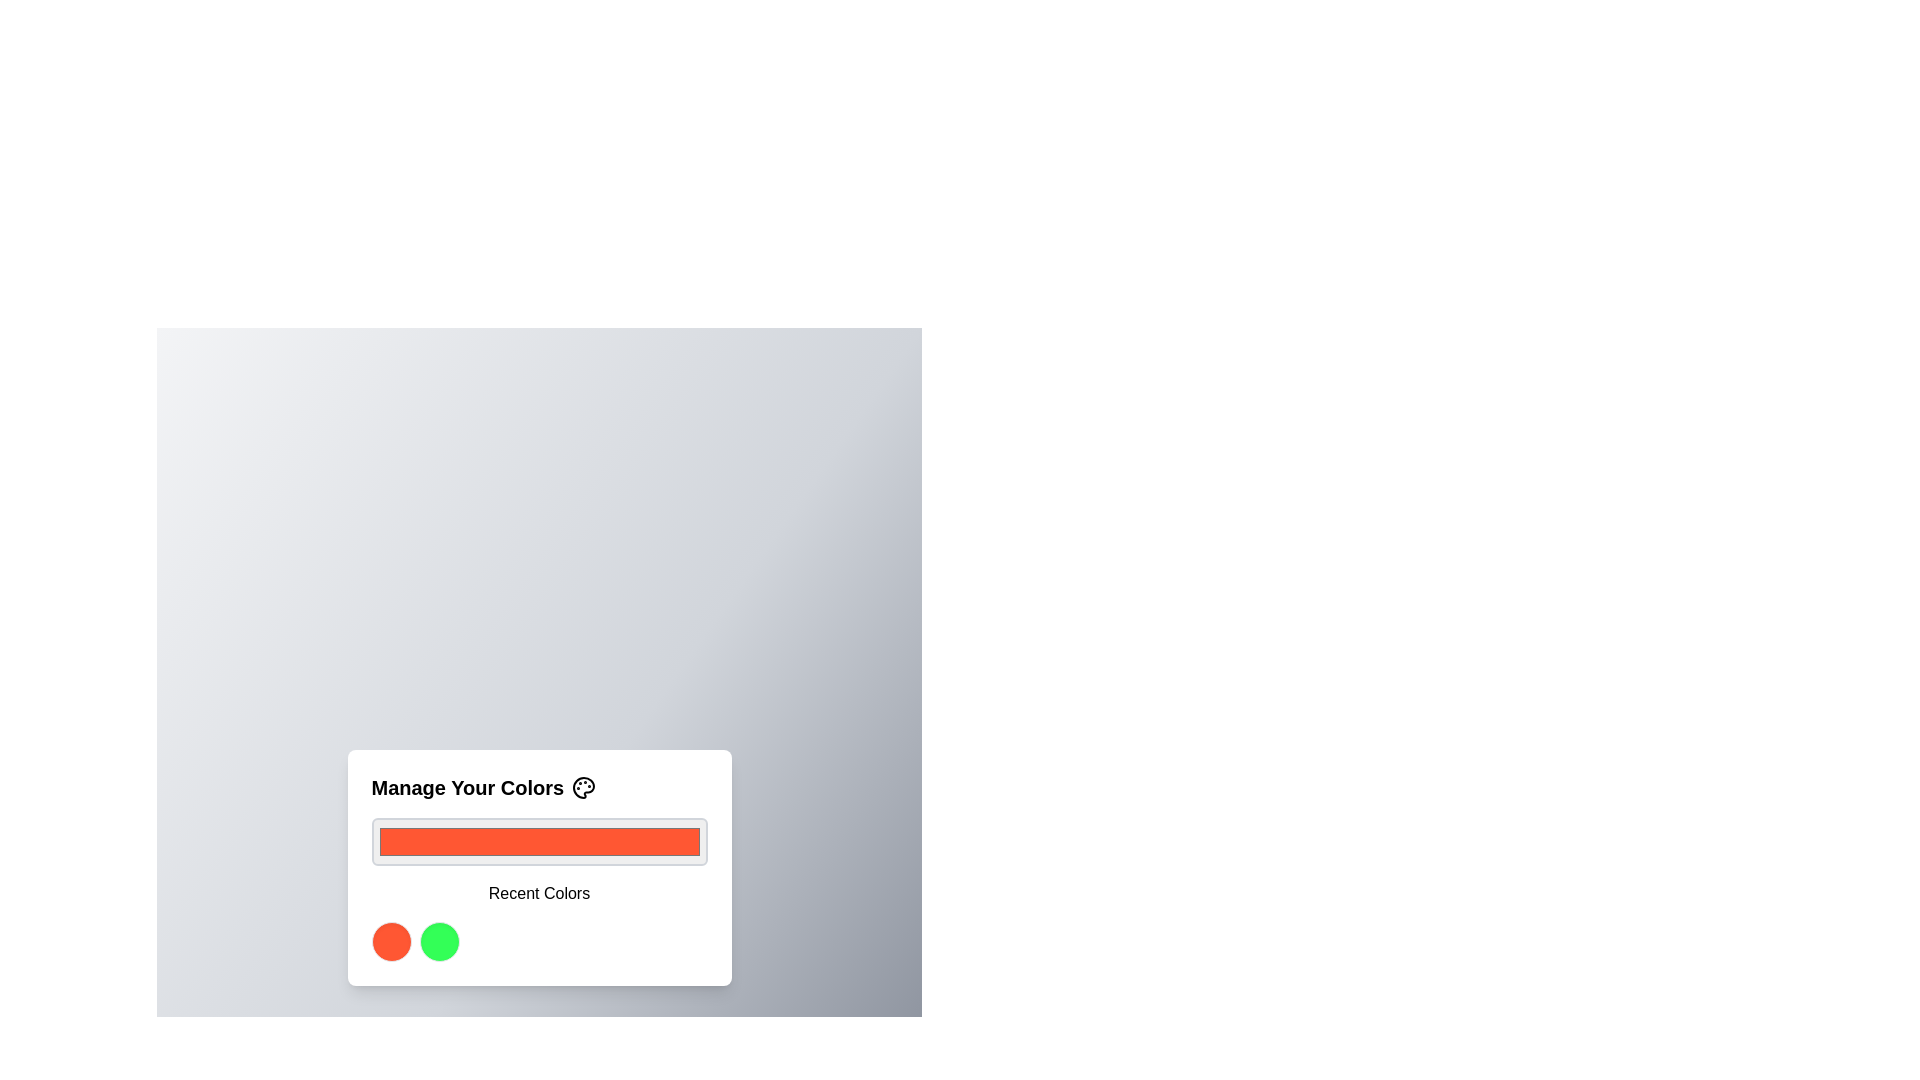 This screenshot has width=1920, height=1080. I want to click on the color management icon located in the 'Manage Your Colors' widget near the top-right corner, so click(583, 786).